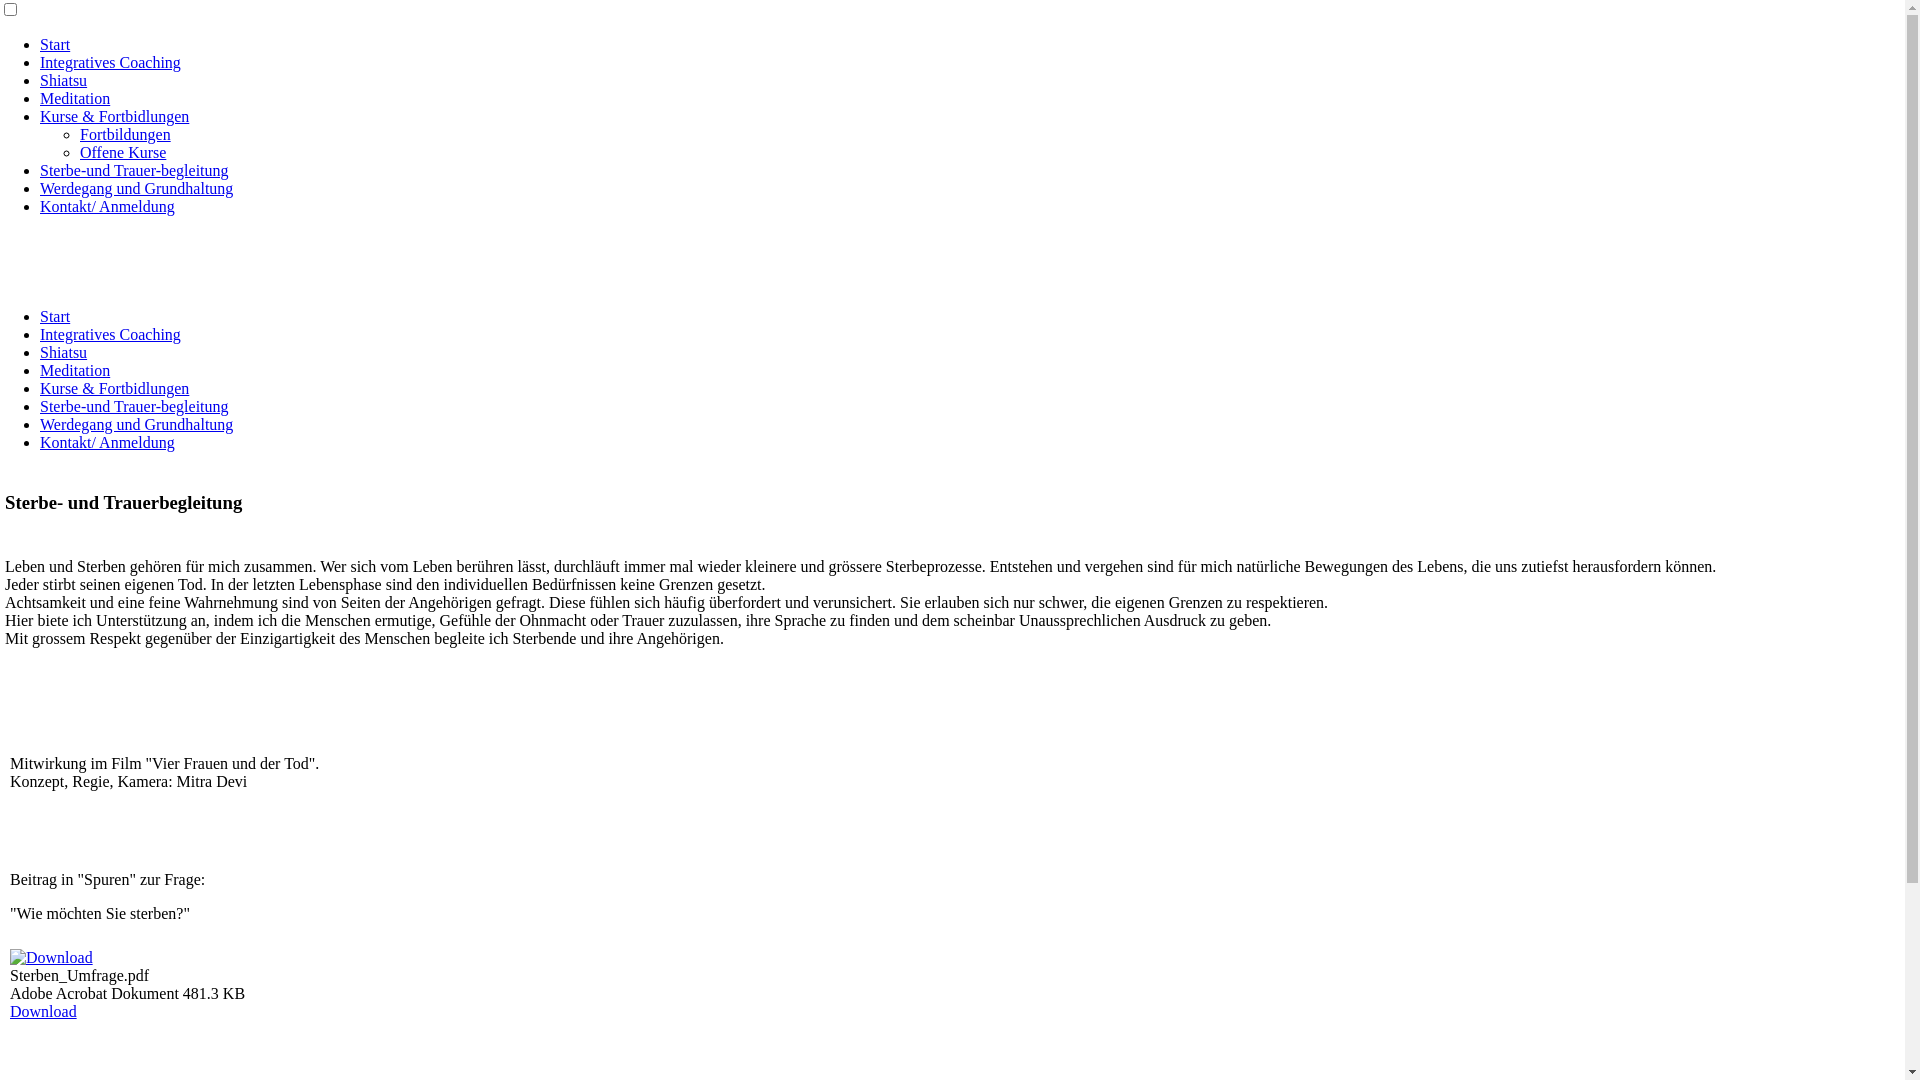  I want to click on 'Meditation', so click(75, 98).